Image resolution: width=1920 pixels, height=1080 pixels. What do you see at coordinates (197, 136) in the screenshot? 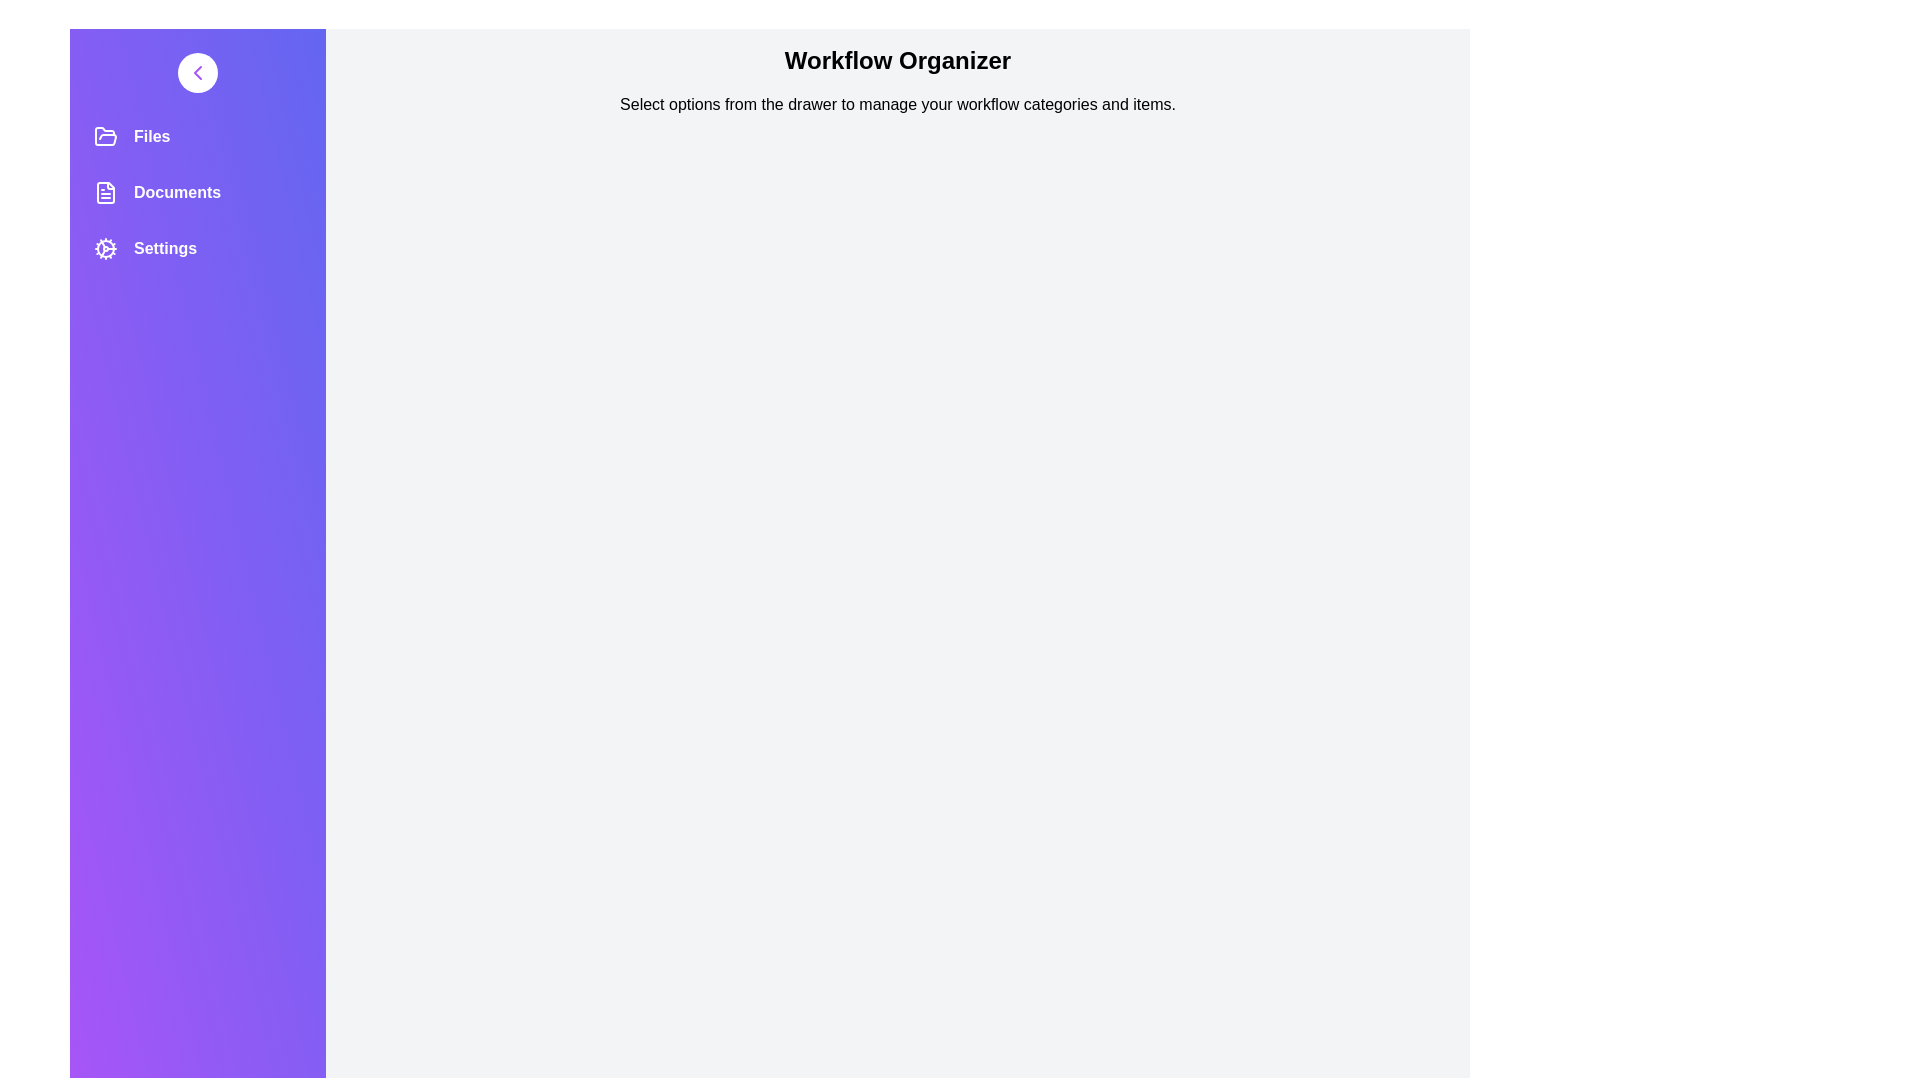
I see `the 'Files' category in the navigation drawer` at bounding box center [197, 136].